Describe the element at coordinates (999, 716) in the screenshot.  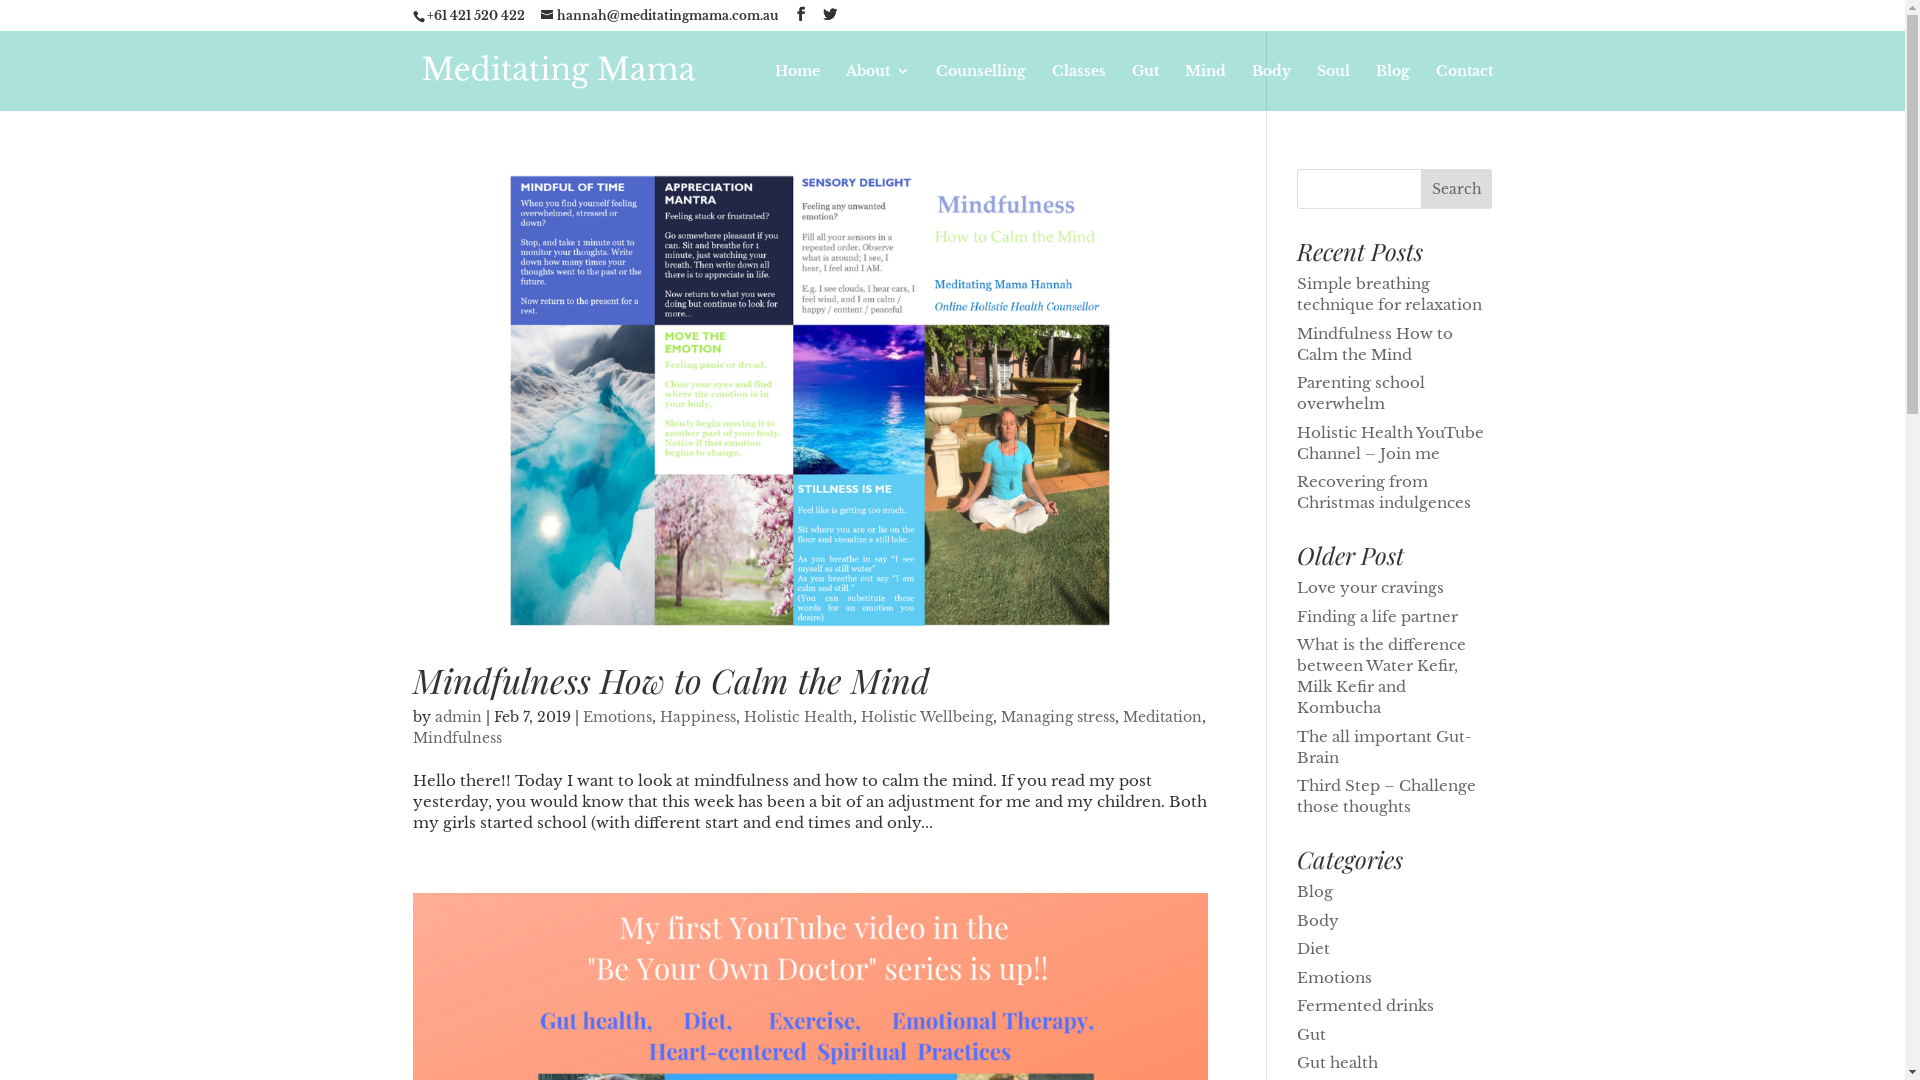
I see `'Managing stress'` at that location.